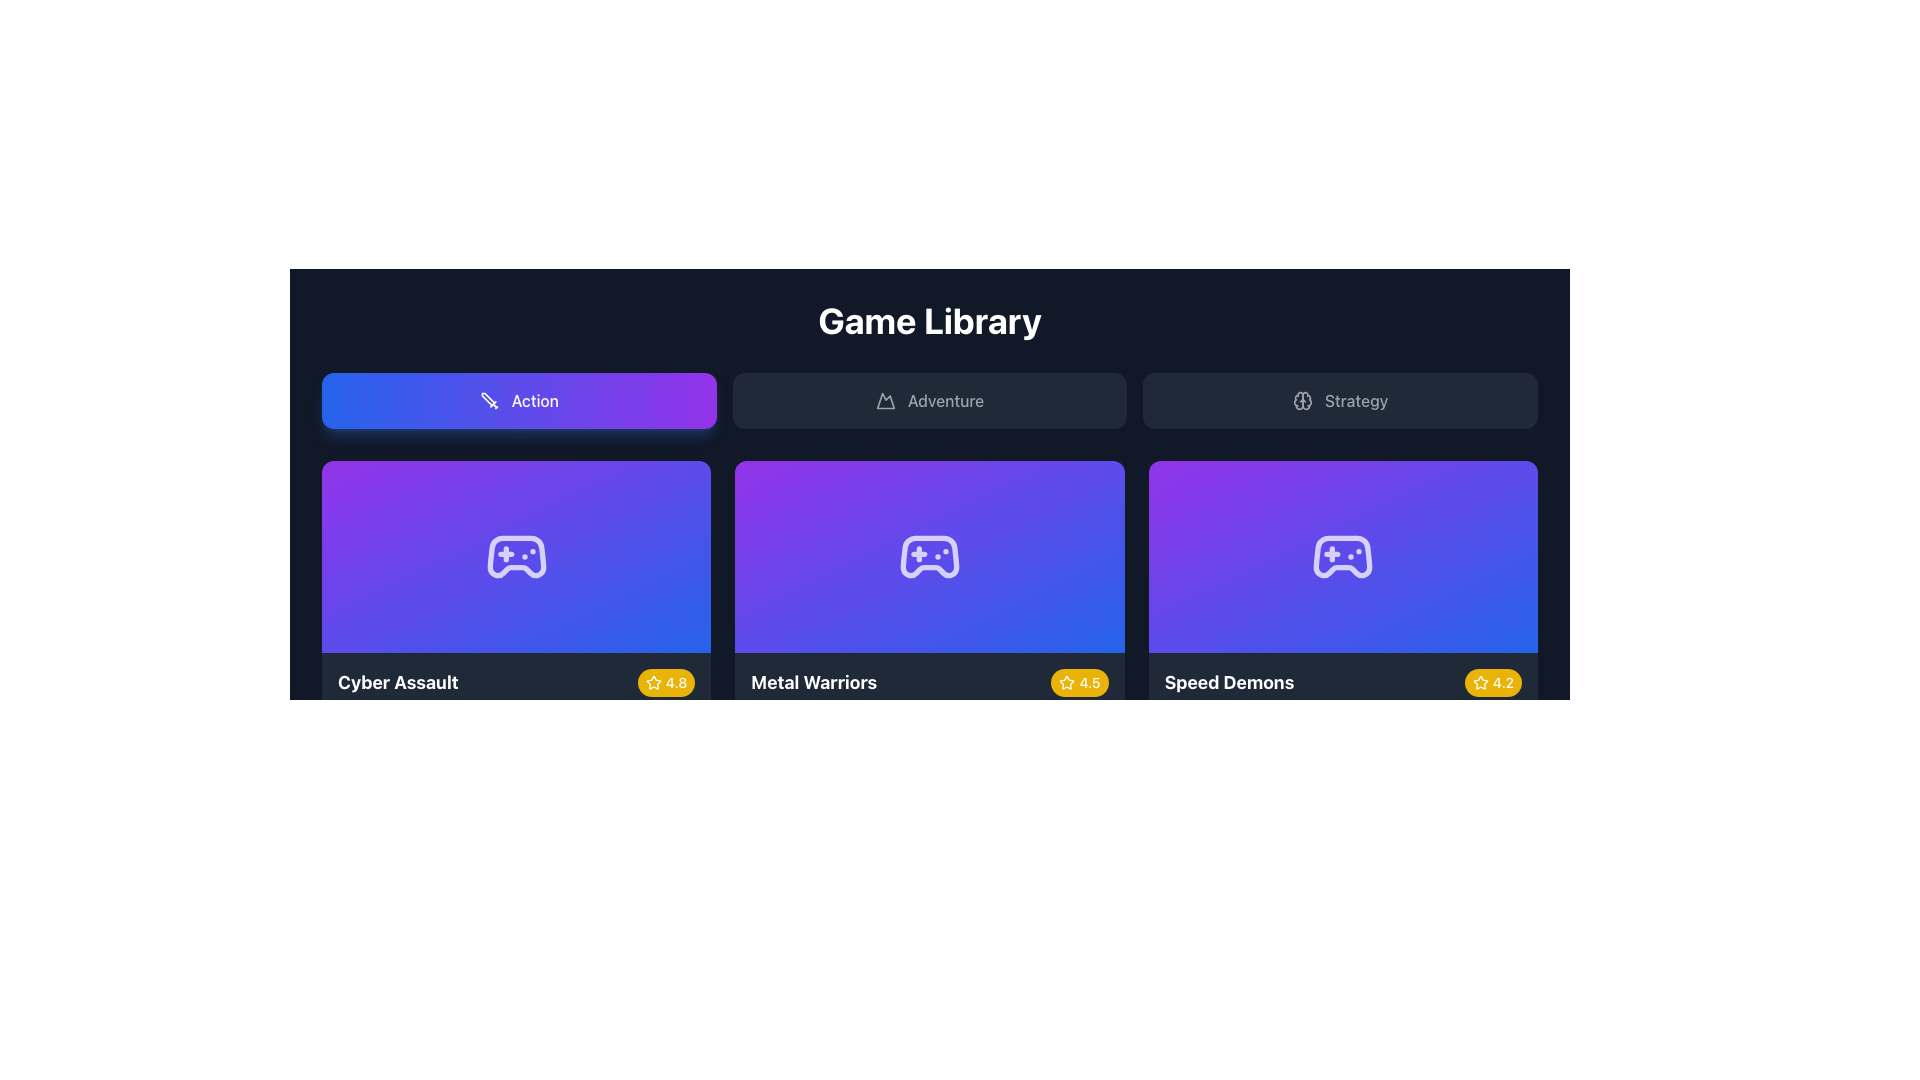  What do you see at coordinates (884, 401) in the screenshot?
I see `the decorative 'Adventure' category icon located in the top navigation section between 'Action' and 'Strategy' category tabs` at bounding box center [884, 401].